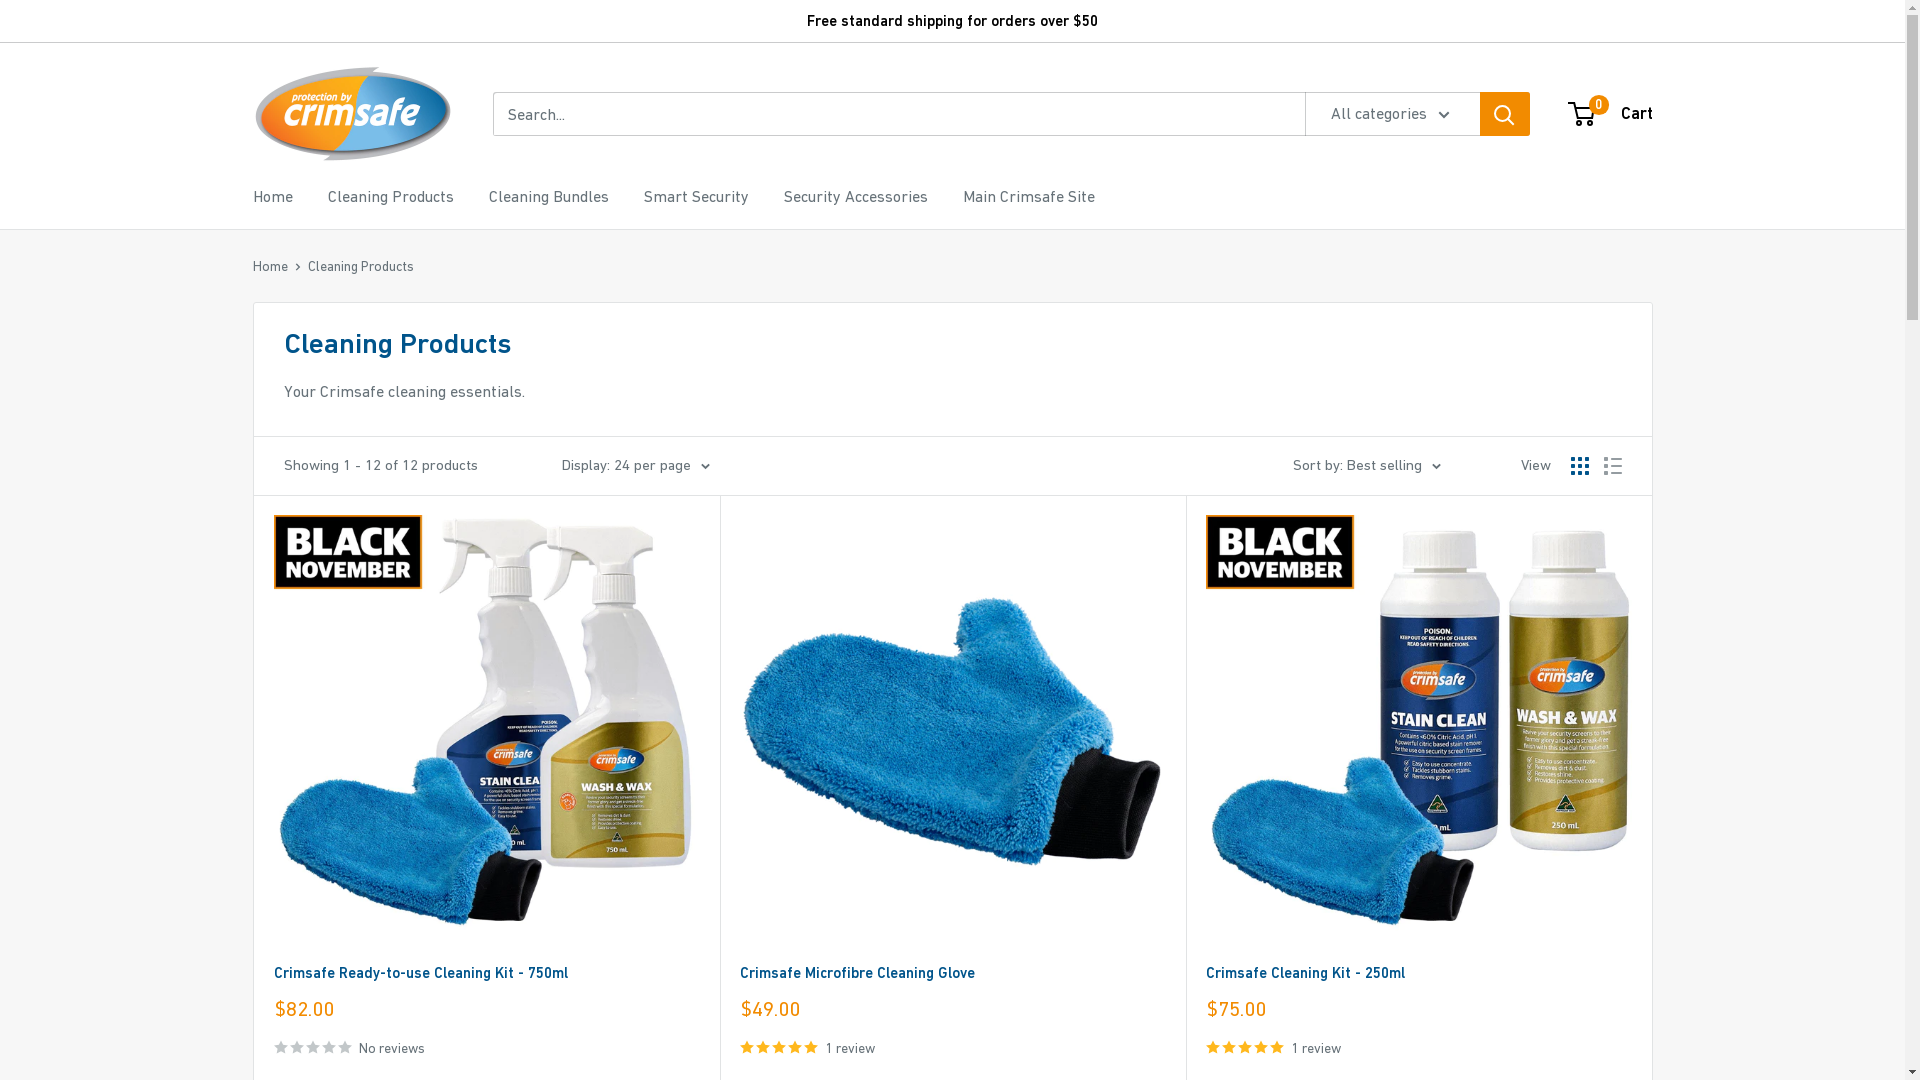 The image size is (1920, 1080). What do you see at coordinates (1611, 114) in the screenshot?
I see `'0` at bounding box center [1611, 114].